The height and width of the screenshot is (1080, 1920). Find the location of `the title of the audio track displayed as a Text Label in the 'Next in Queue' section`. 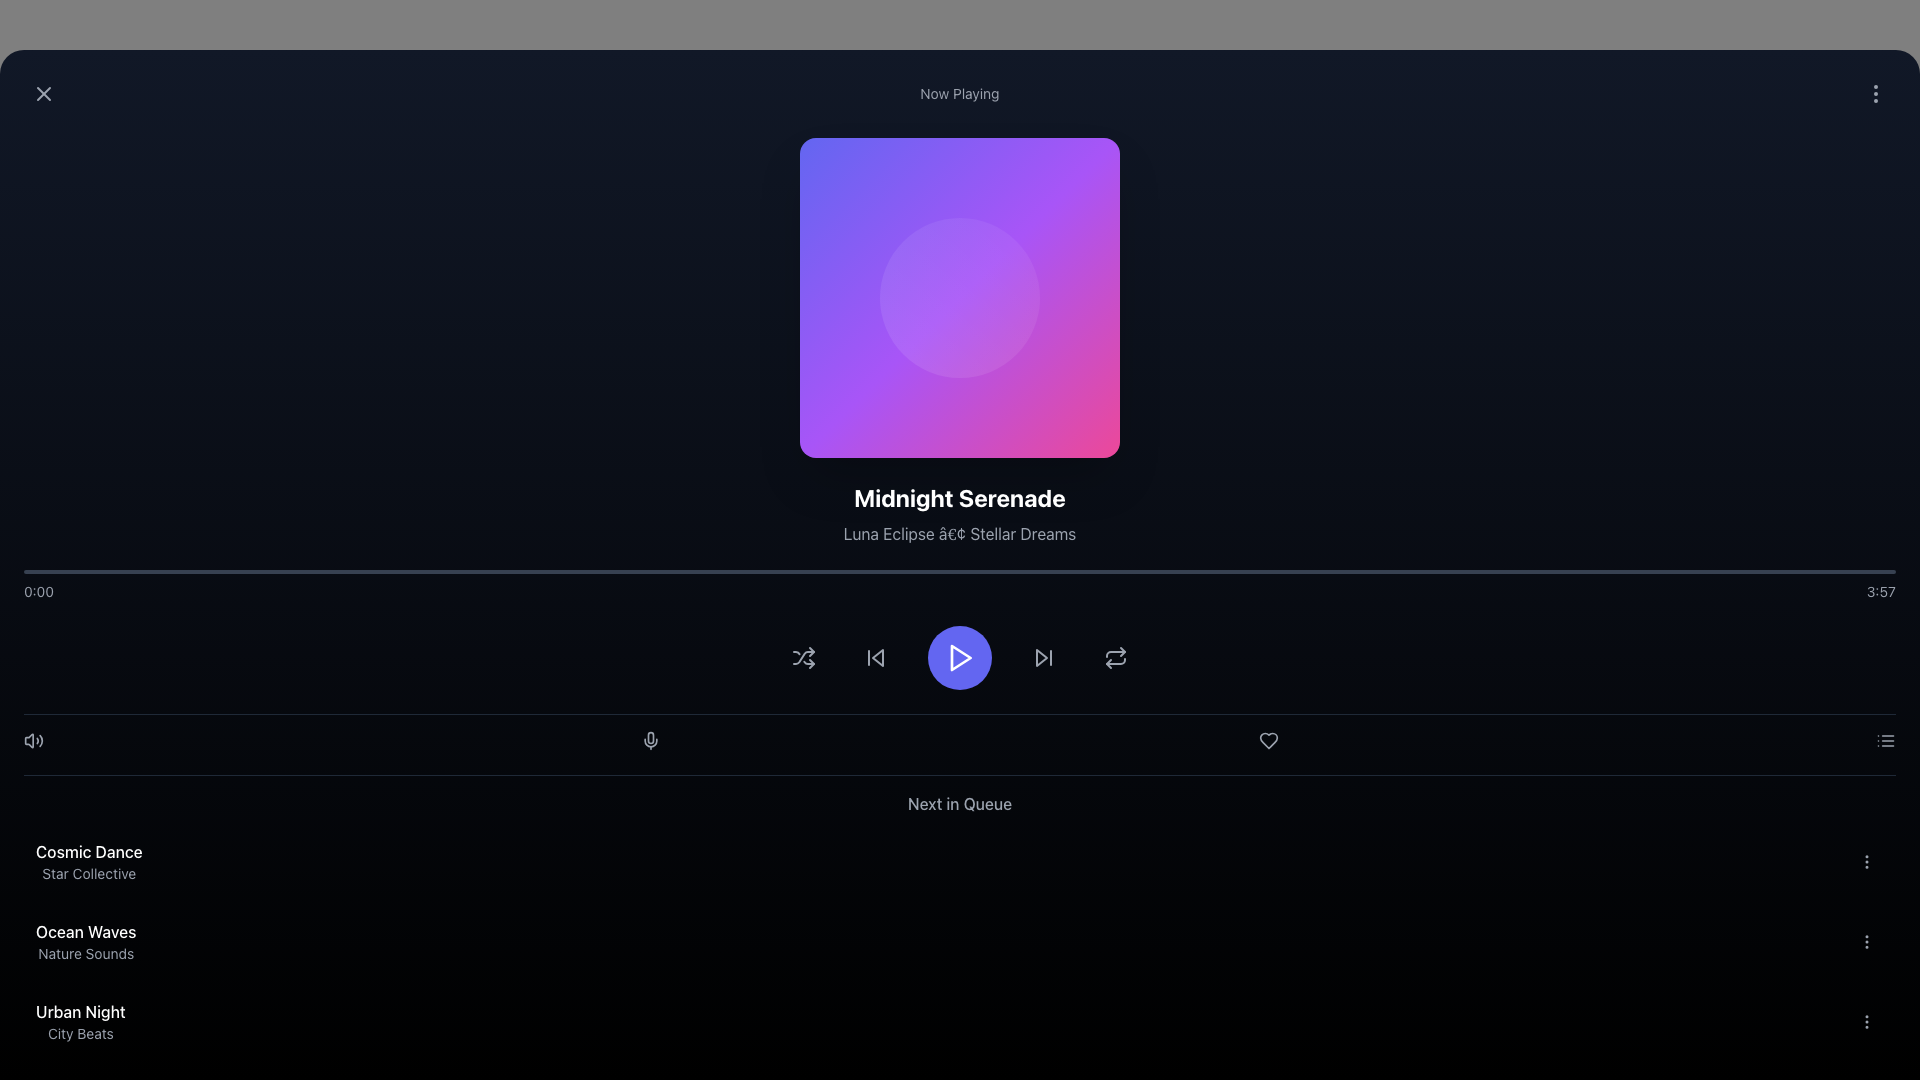

the title of the audio track displayed as a Text Label in the 'Next in Queue' section is located at coordinates (88, 852).